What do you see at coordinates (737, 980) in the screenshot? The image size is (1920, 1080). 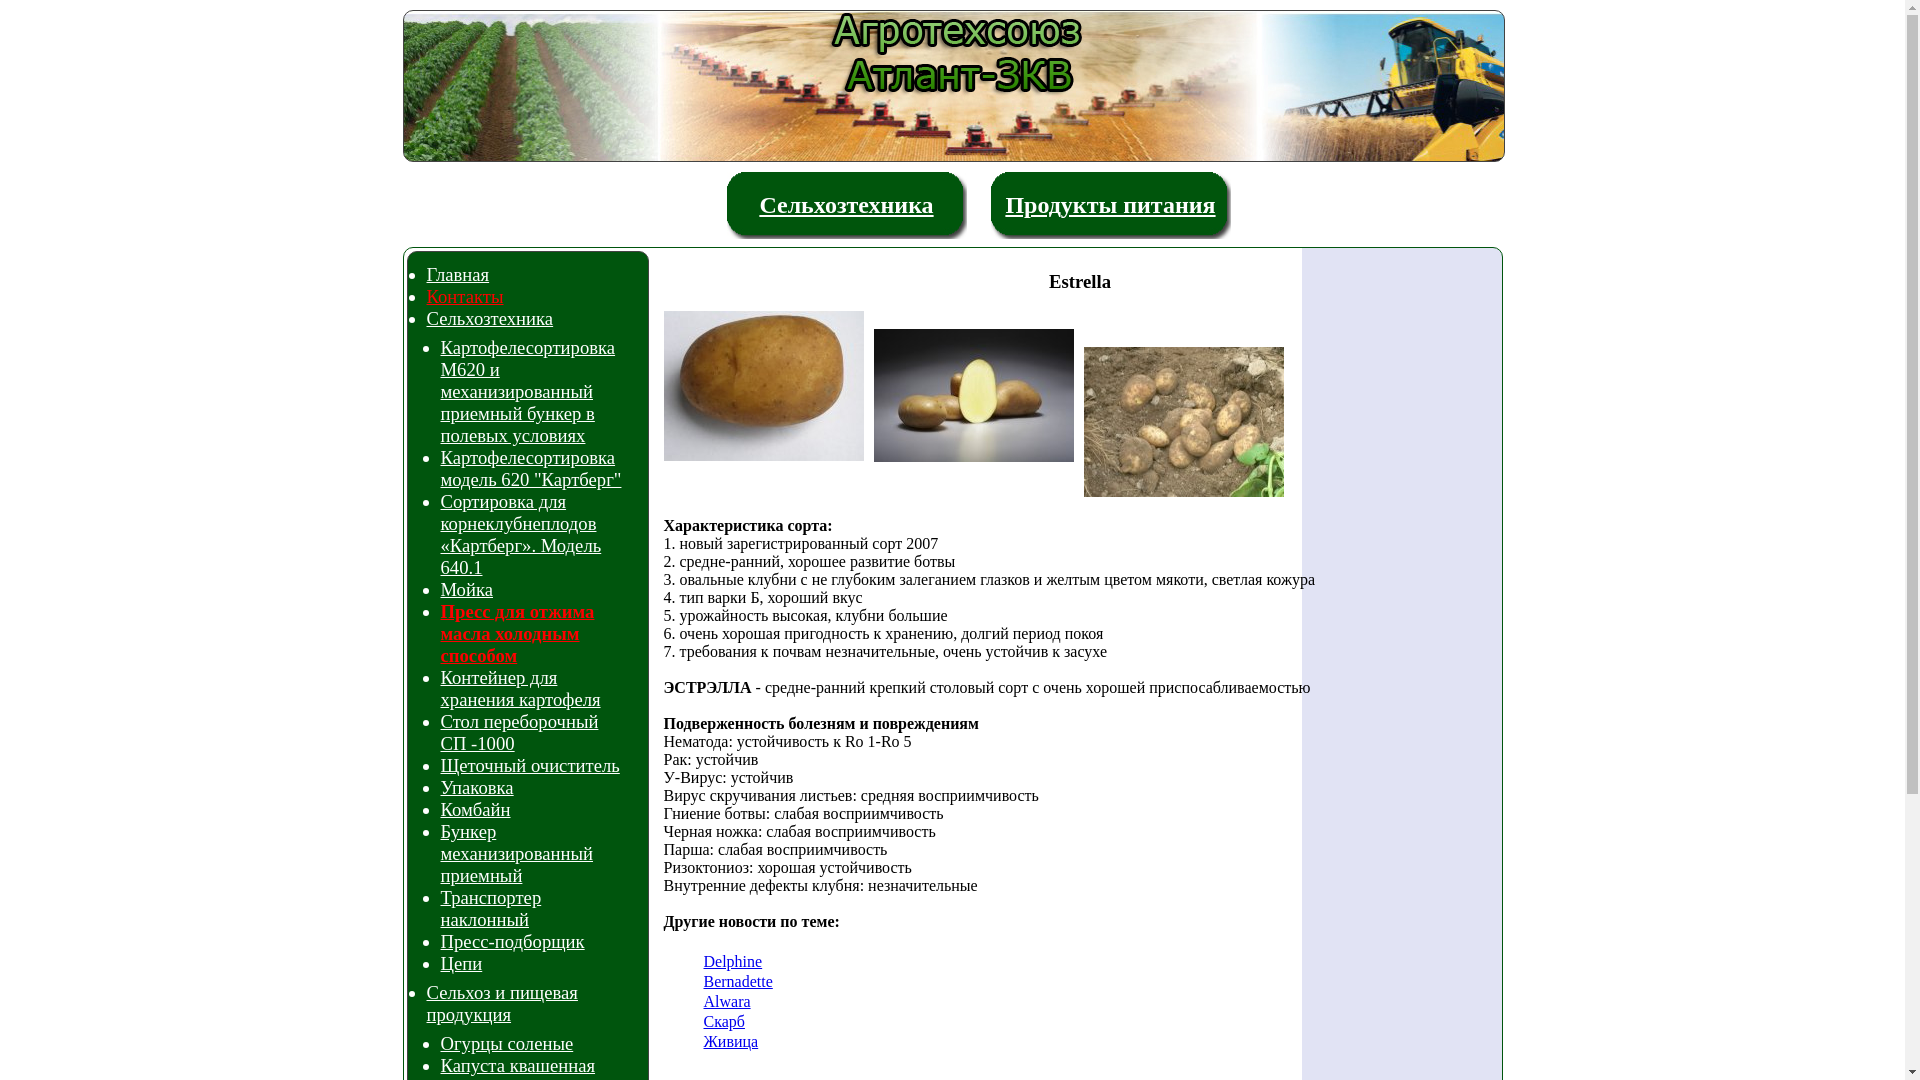 I see `'Bernadette'` at bounding box center [737, 980].